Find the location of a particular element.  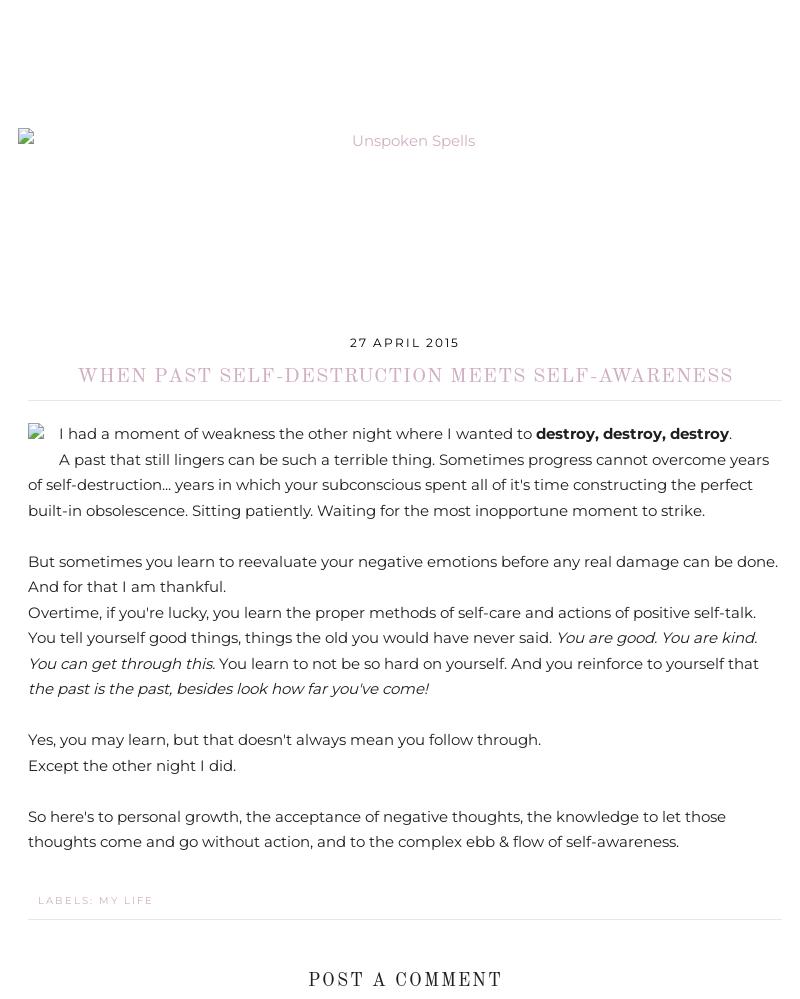

'destroy, destroy, destroy' is located at coordinates (632, 432).